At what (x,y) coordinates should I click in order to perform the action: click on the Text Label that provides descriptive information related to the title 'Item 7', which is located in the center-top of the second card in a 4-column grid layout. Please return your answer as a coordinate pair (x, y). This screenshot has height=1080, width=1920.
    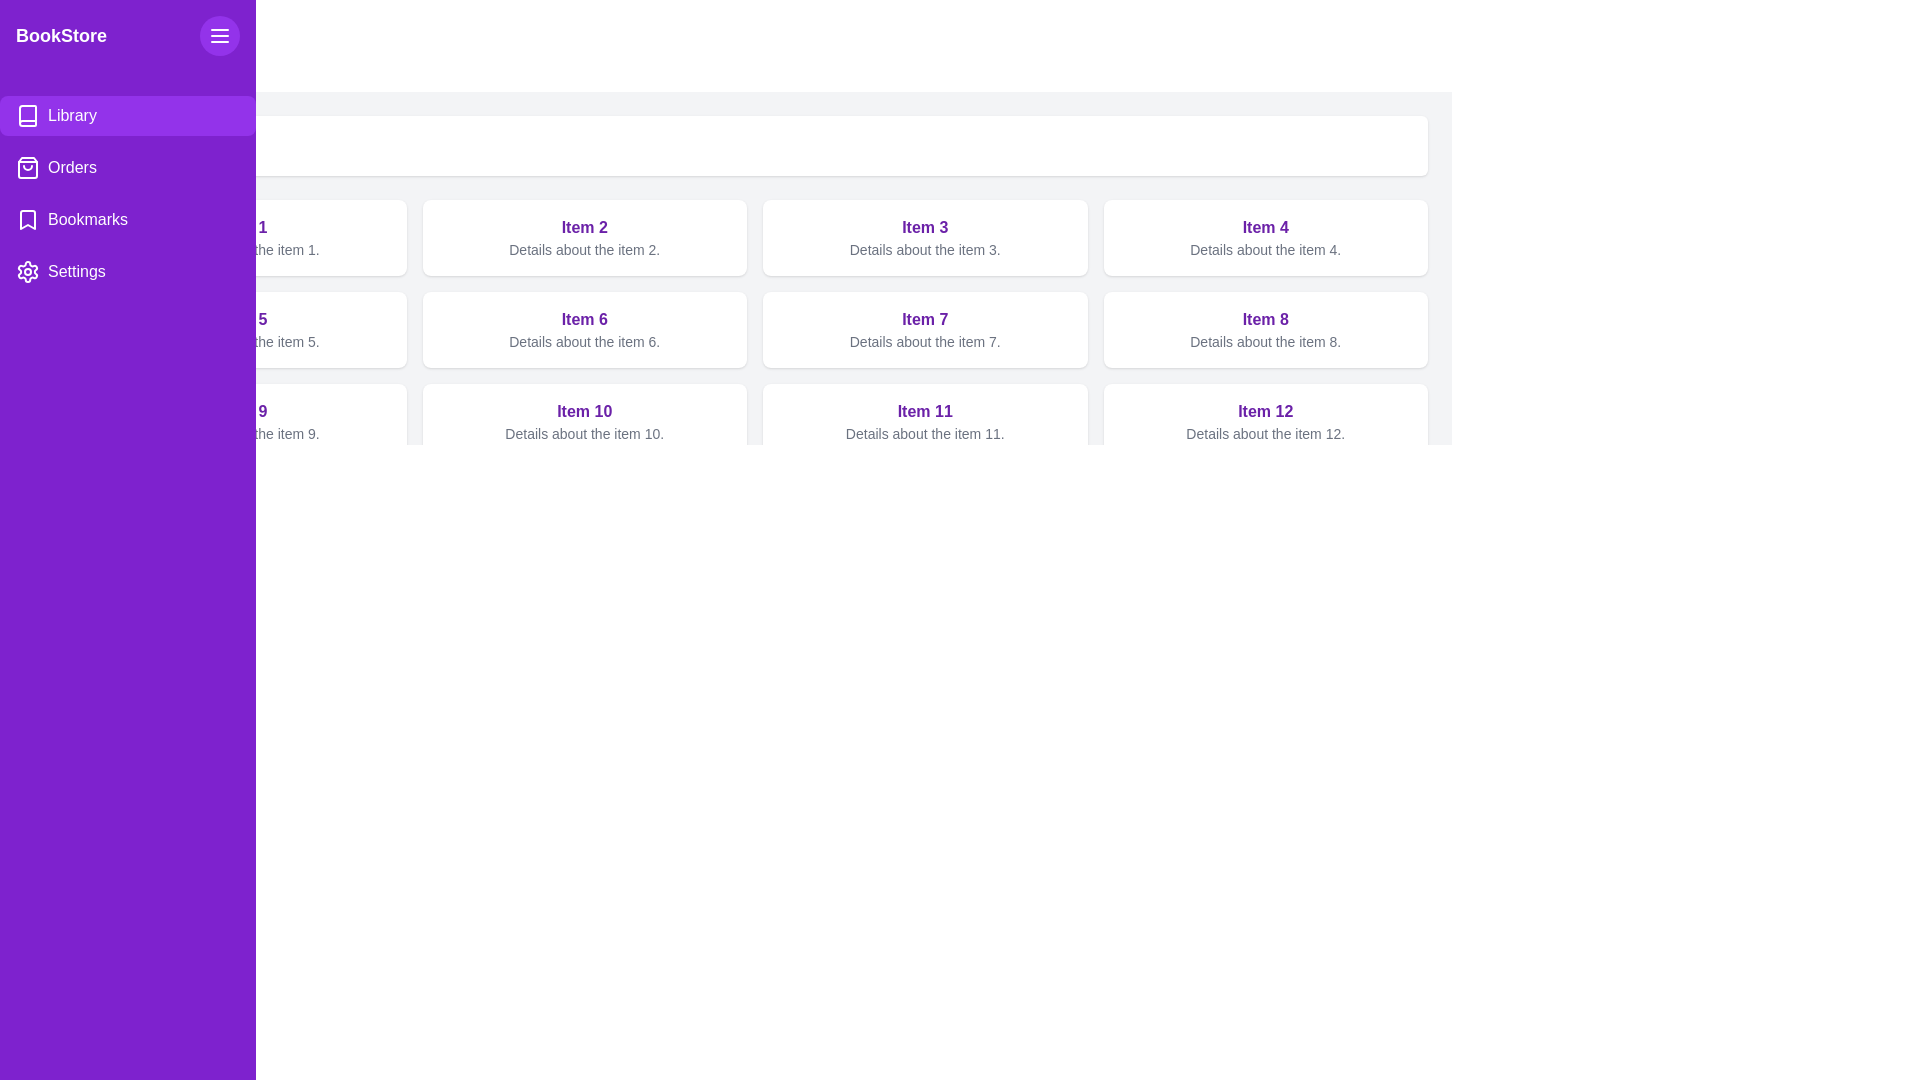
    Looking at the image, I should click on (924, 341).